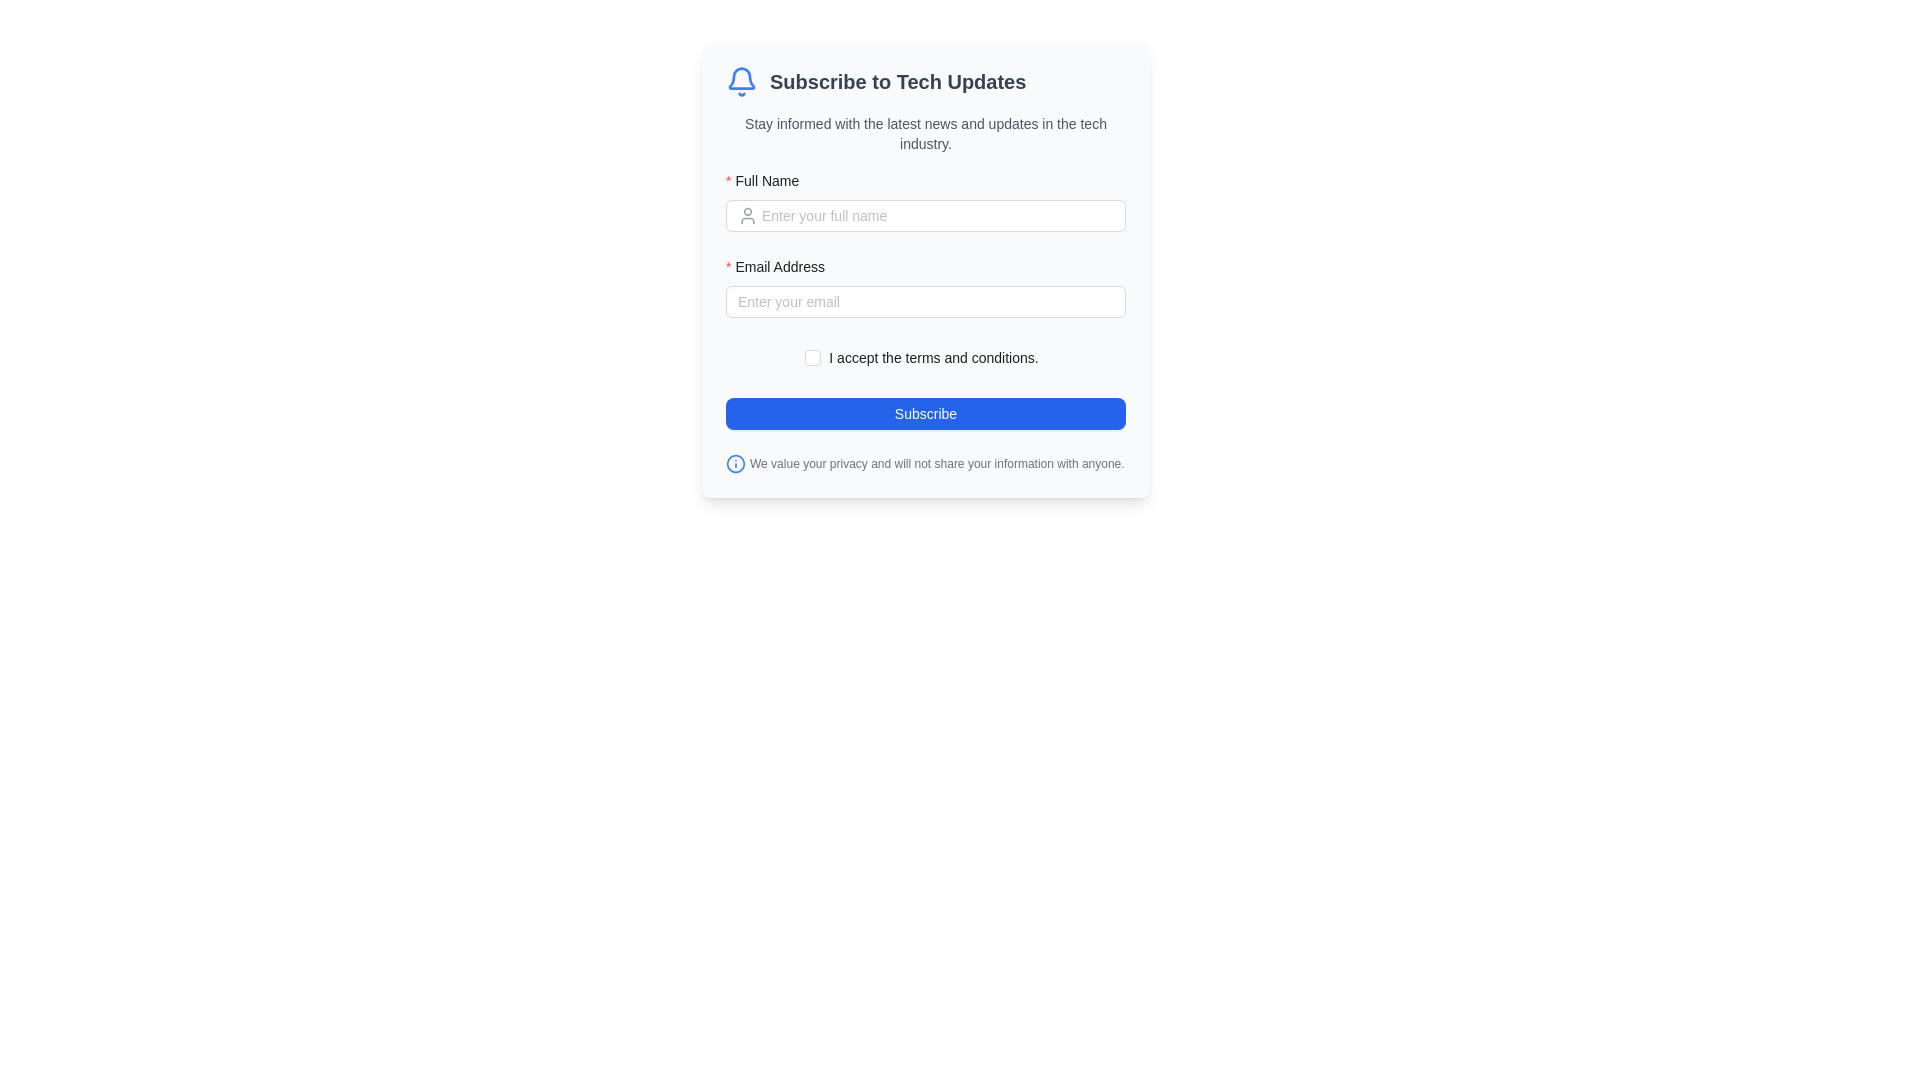 This screenshot has width=1920, height=1080. Describe the element at coordinates (933, 357) in the screenshot. I see `the Label with an embedded hyperlink that provides context for the checkbox to its left, located below the email input field and above the subscription button` at that location.